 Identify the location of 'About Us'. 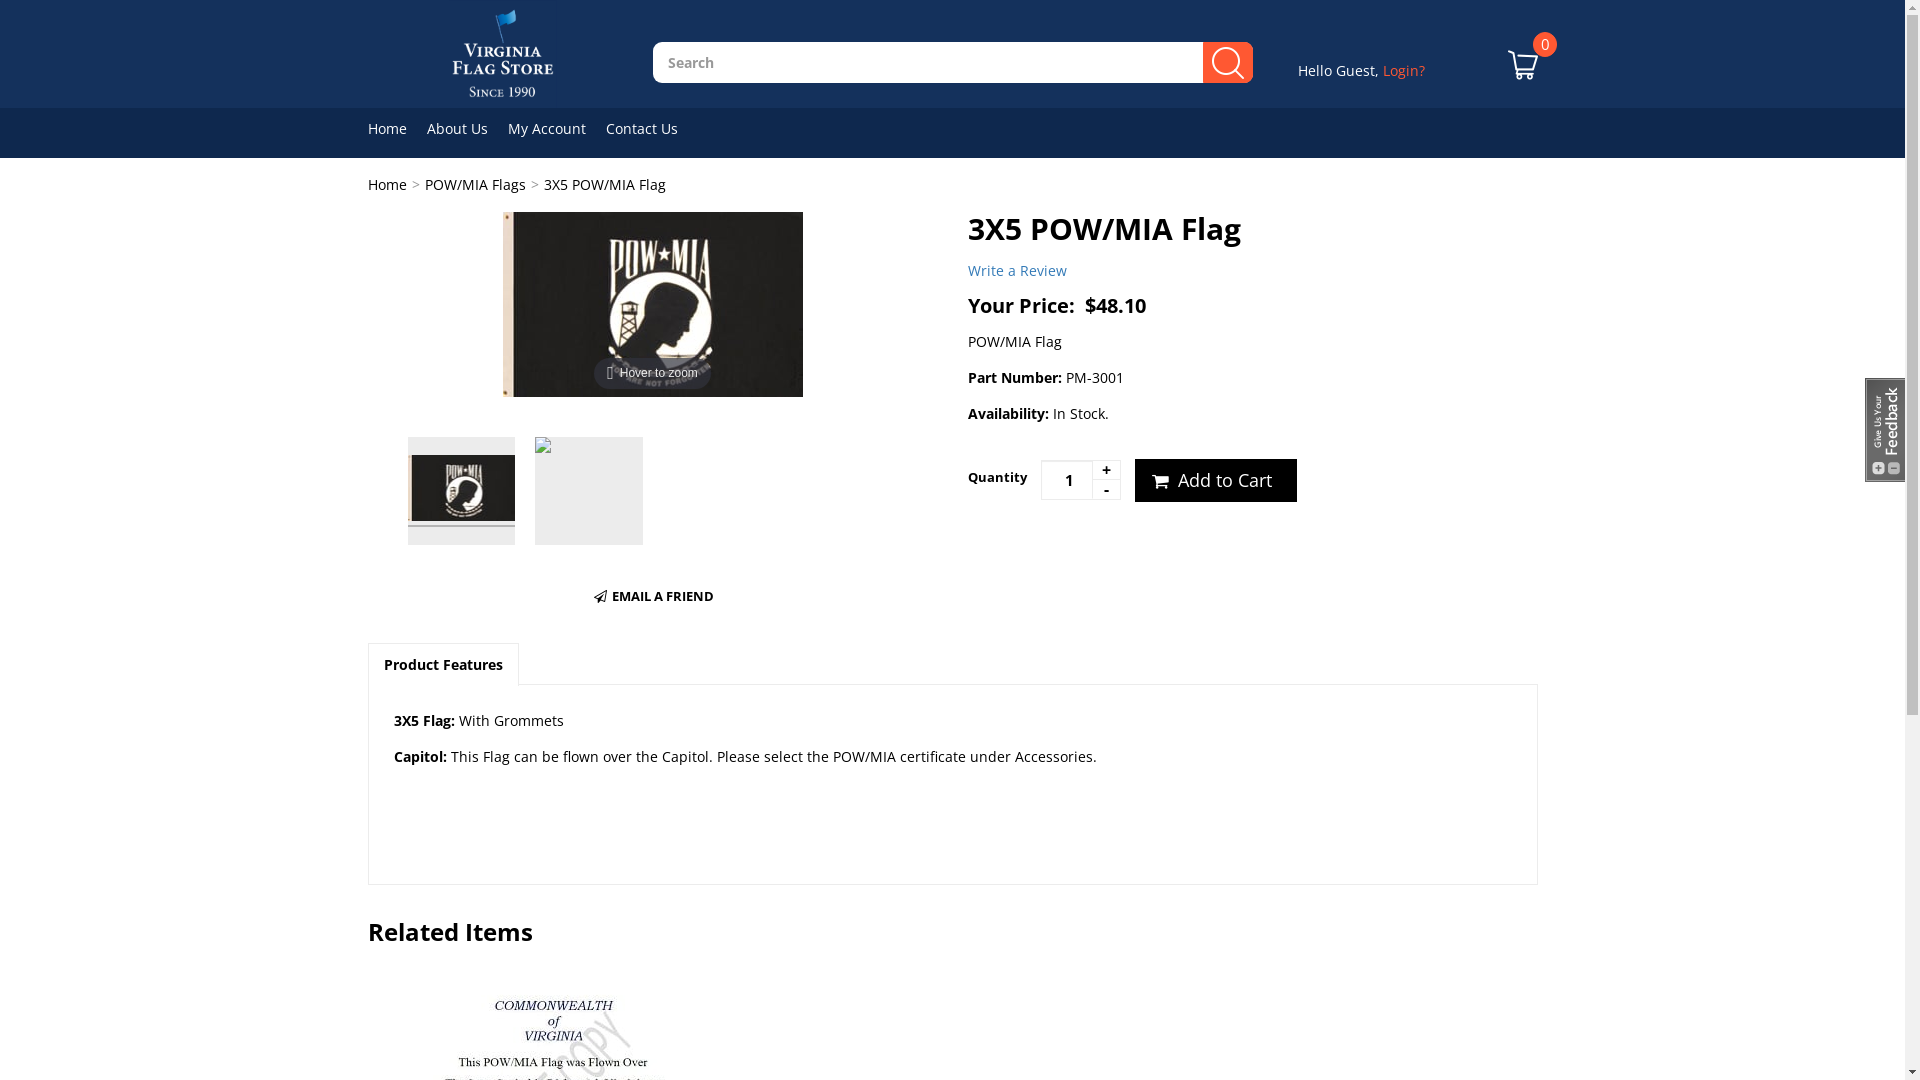
(465, 128).